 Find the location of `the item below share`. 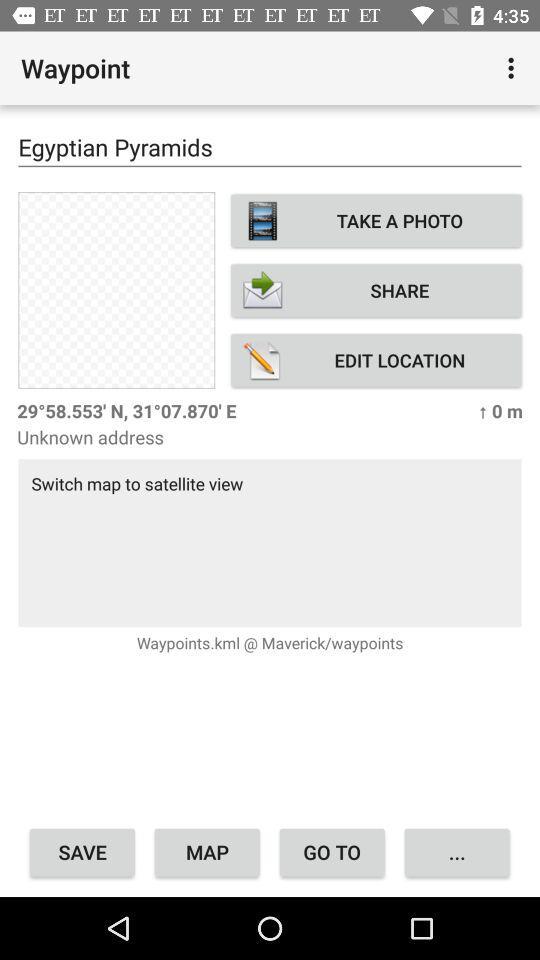

the item below share is located at coordinates (376, 360).